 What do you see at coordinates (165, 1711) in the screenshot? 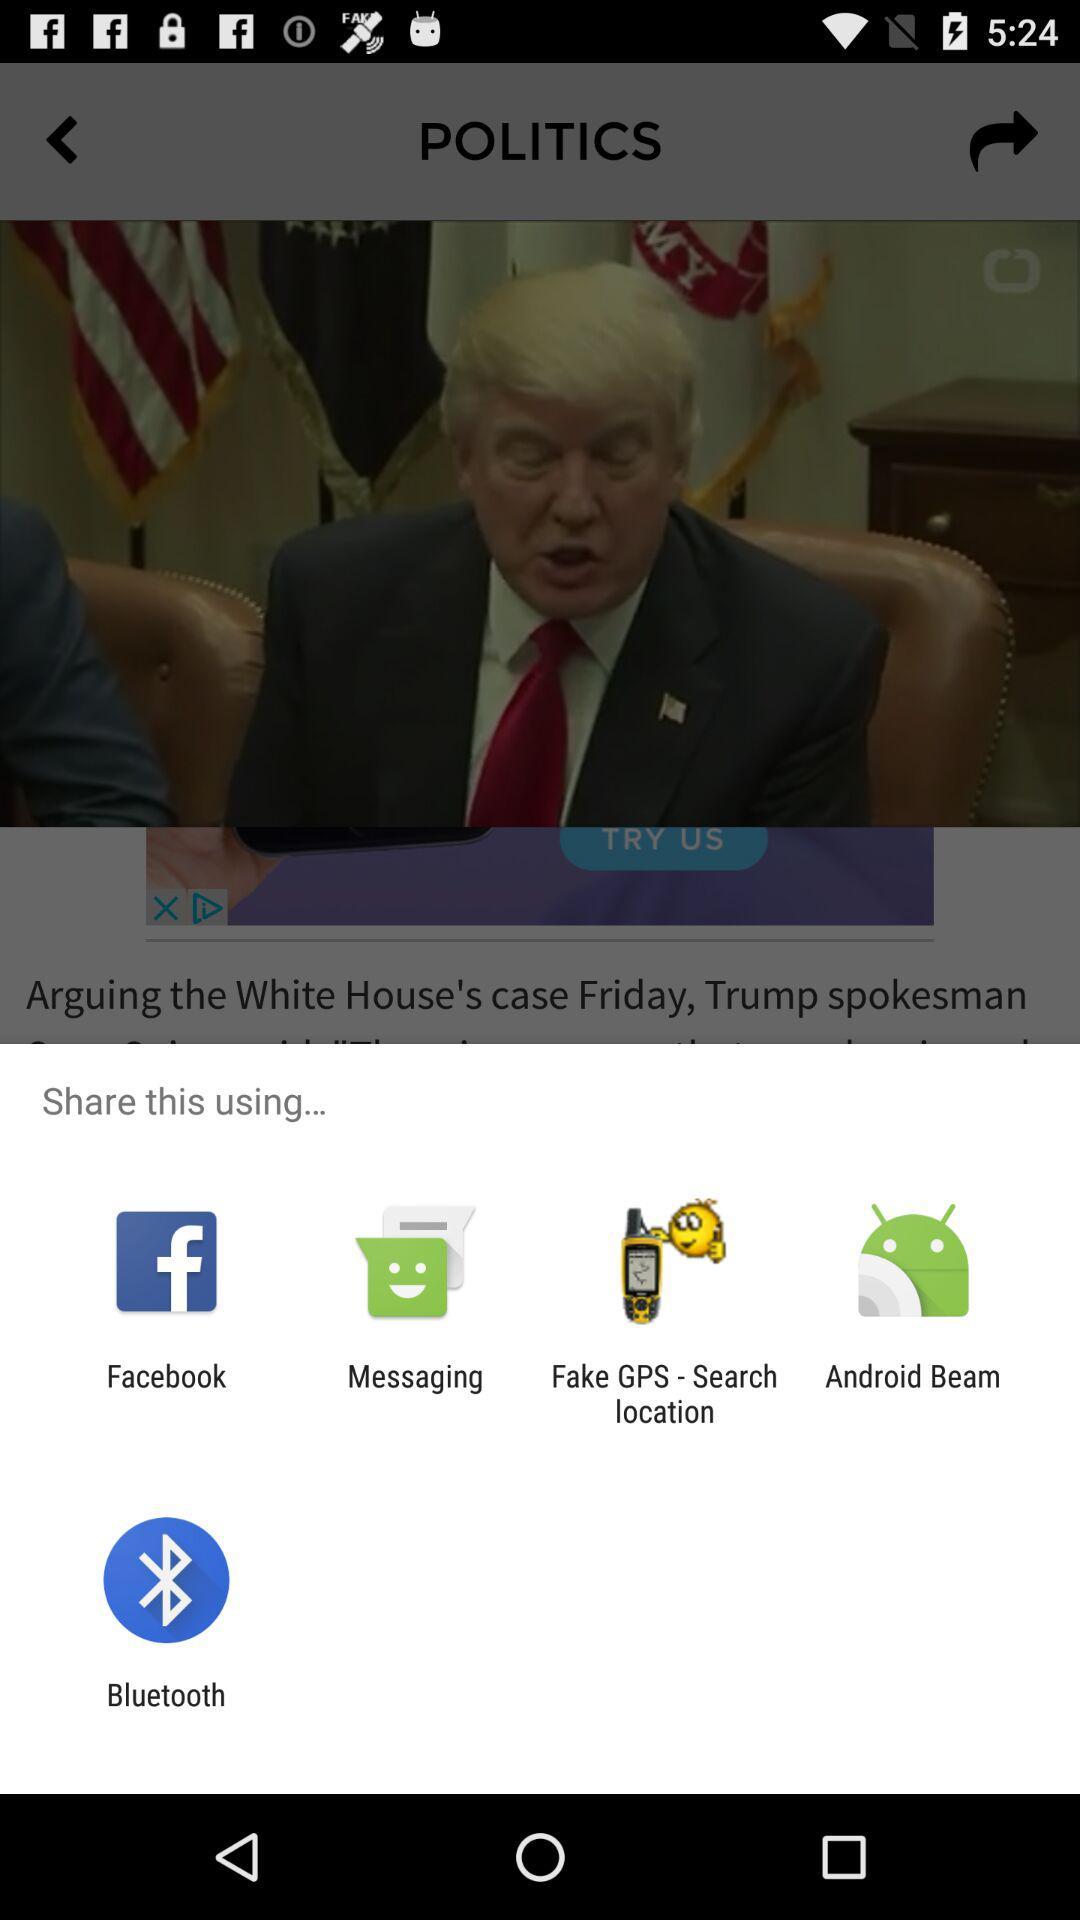
I see `bluetooth item` at bounding box center [165, 1711].